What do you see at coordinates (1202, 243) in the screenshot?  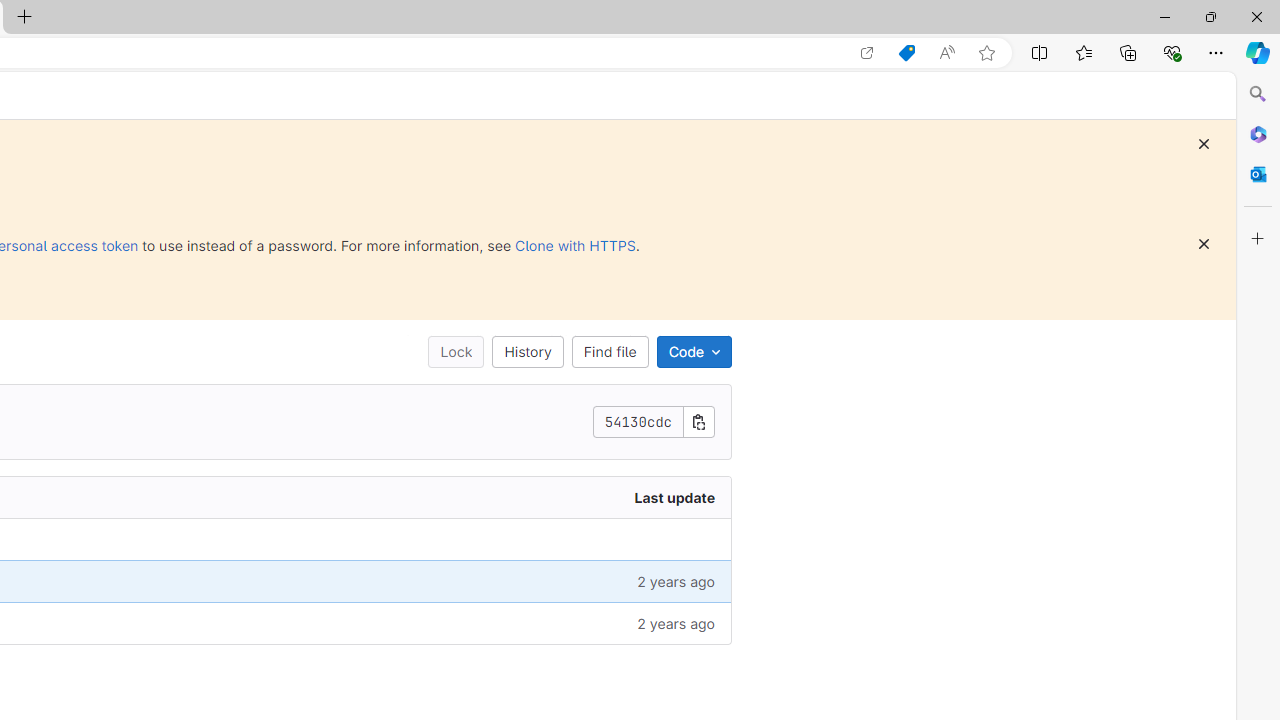 I see `'Dismiss'` at bounding box center [1202, 243].